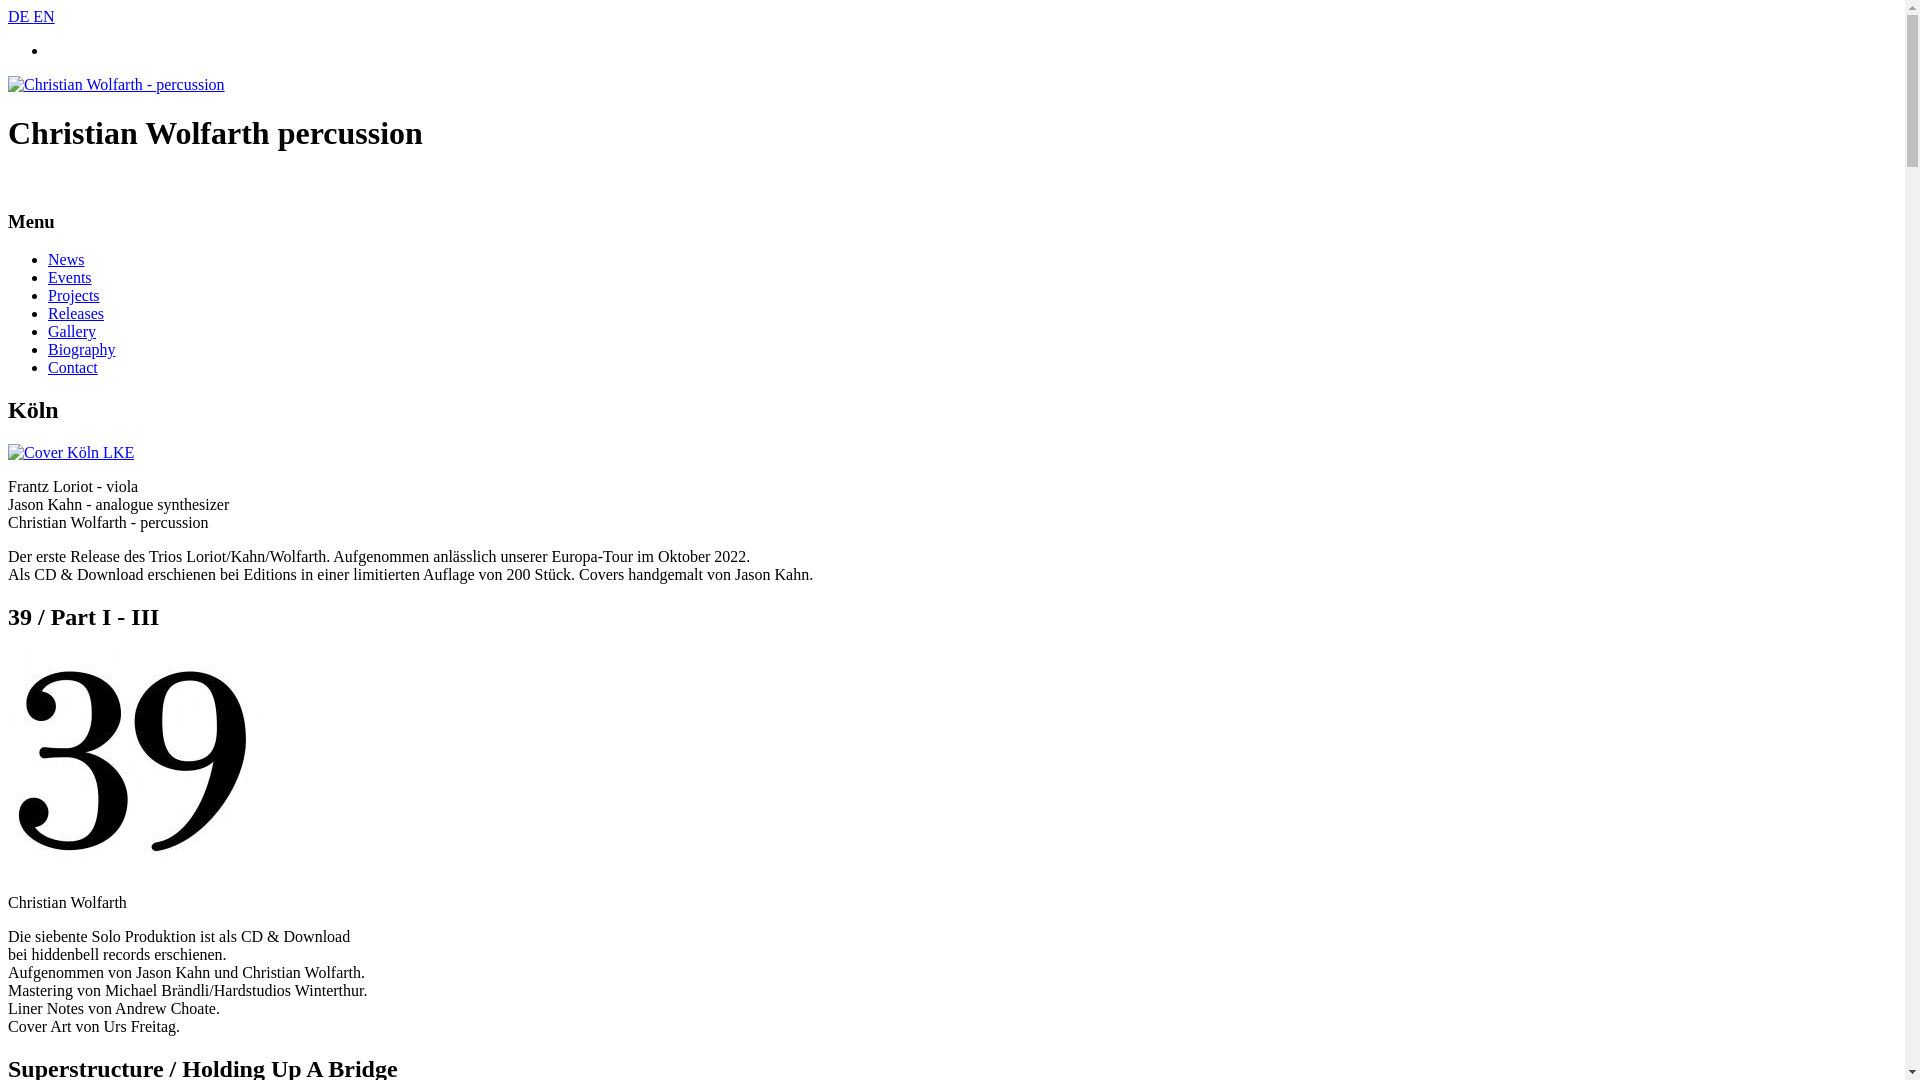  What do you see at coordinates (48, 330) in the screenshot?
I see `'Gallery'` at bounding box center [48, 330].